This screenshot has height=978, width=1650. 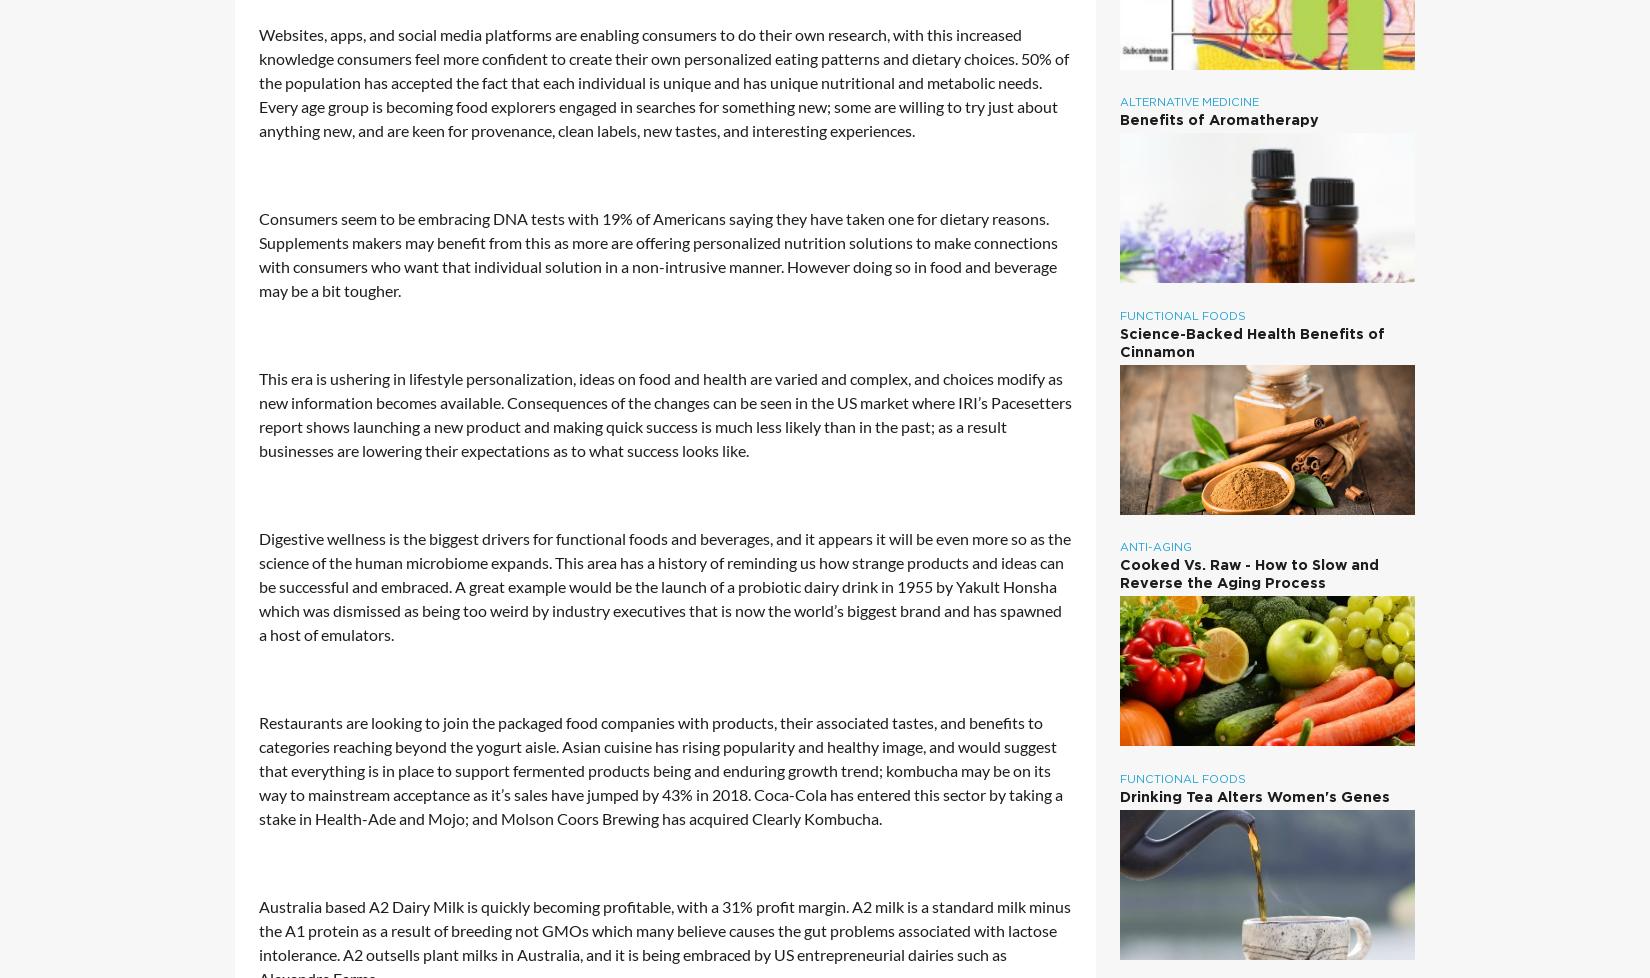 I want to click on 'Websites, apps, and social media platforms are enabling consumers to do their own research, with this increased knowledge consumers feel more confident to create their own personalized eating patterns and dietary choices. 50% of the population has accepted the fact that each individual is unique and has unique nutritional and metabolic needs. Every age group is becoming food explorers engaged in searches for something new; some are willing to try just about anything new, and are keen for provenance, clean labels, new tastes, and interesting experiences.', so click(x=662, y=82).